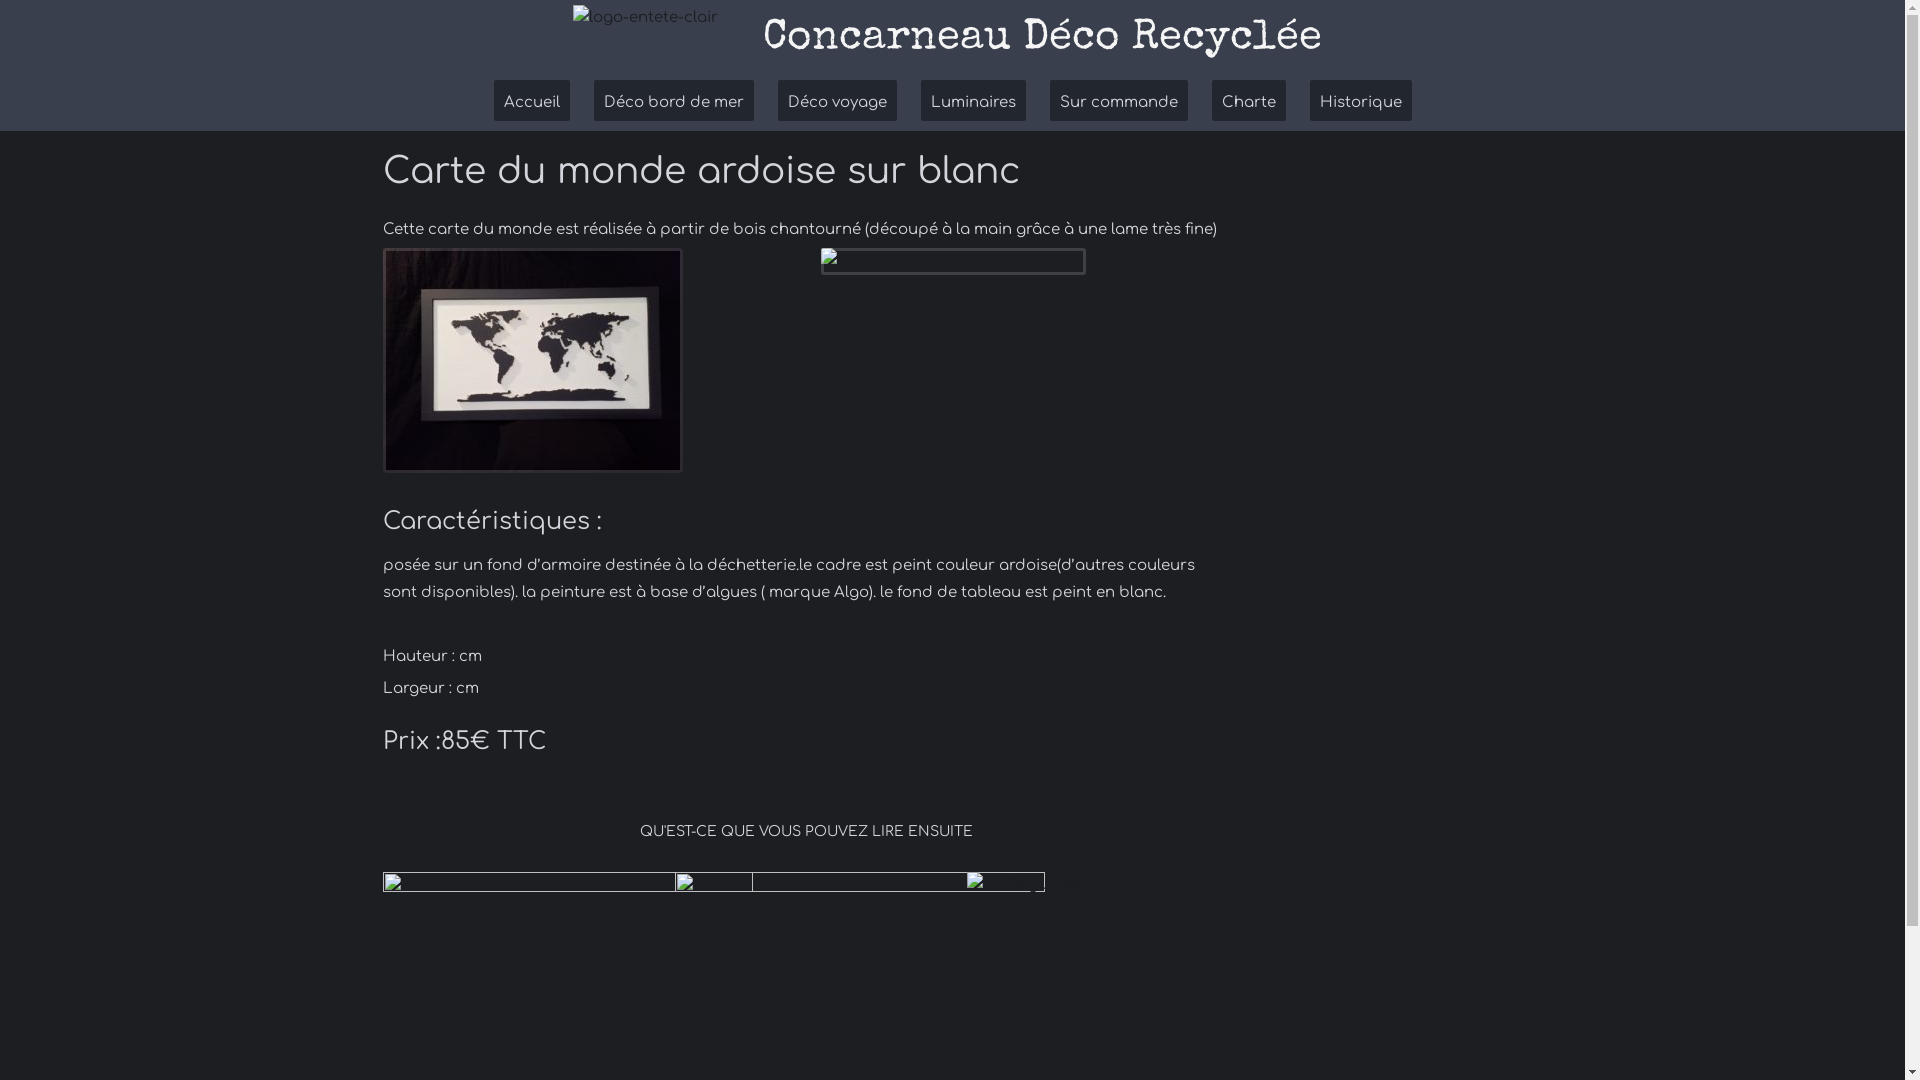  I want to click on 'Accueil', so click(532, 102).